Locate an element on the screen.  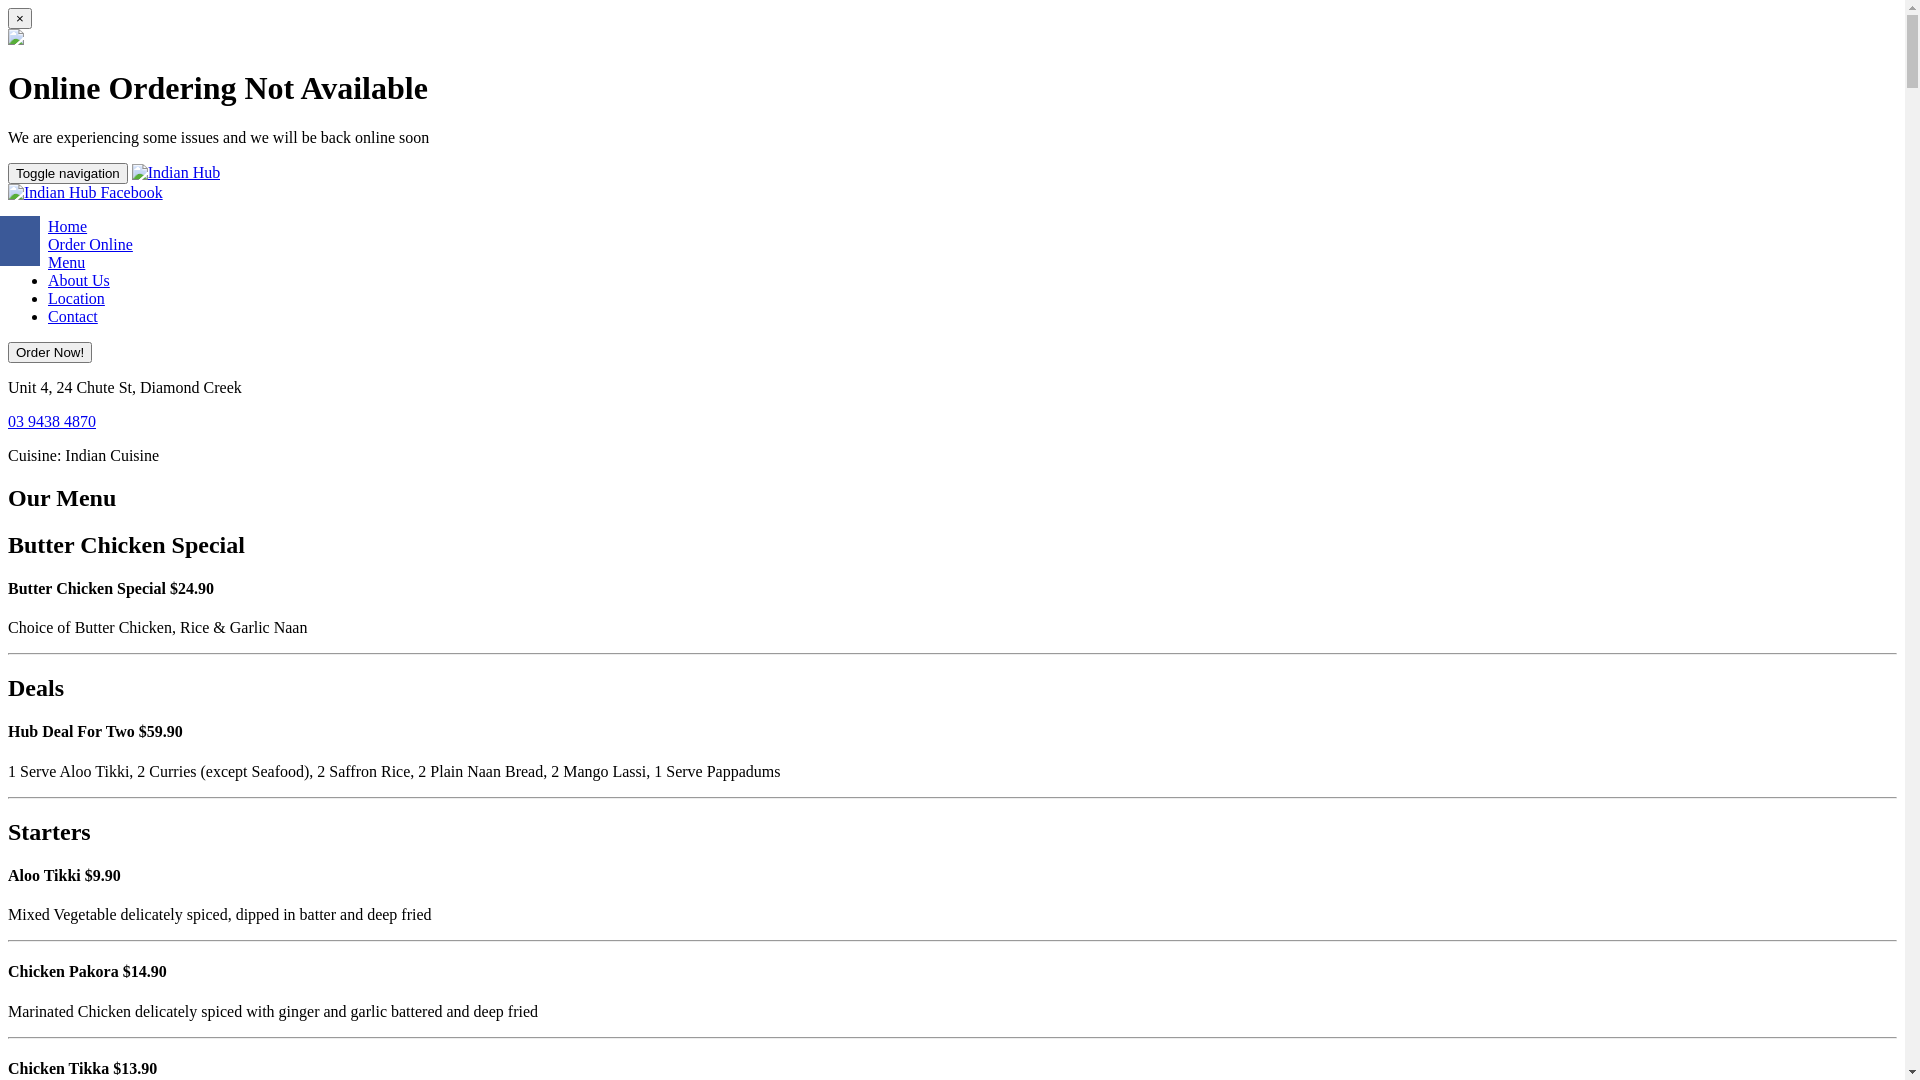
'Location' is located at coordinates (76, 298).